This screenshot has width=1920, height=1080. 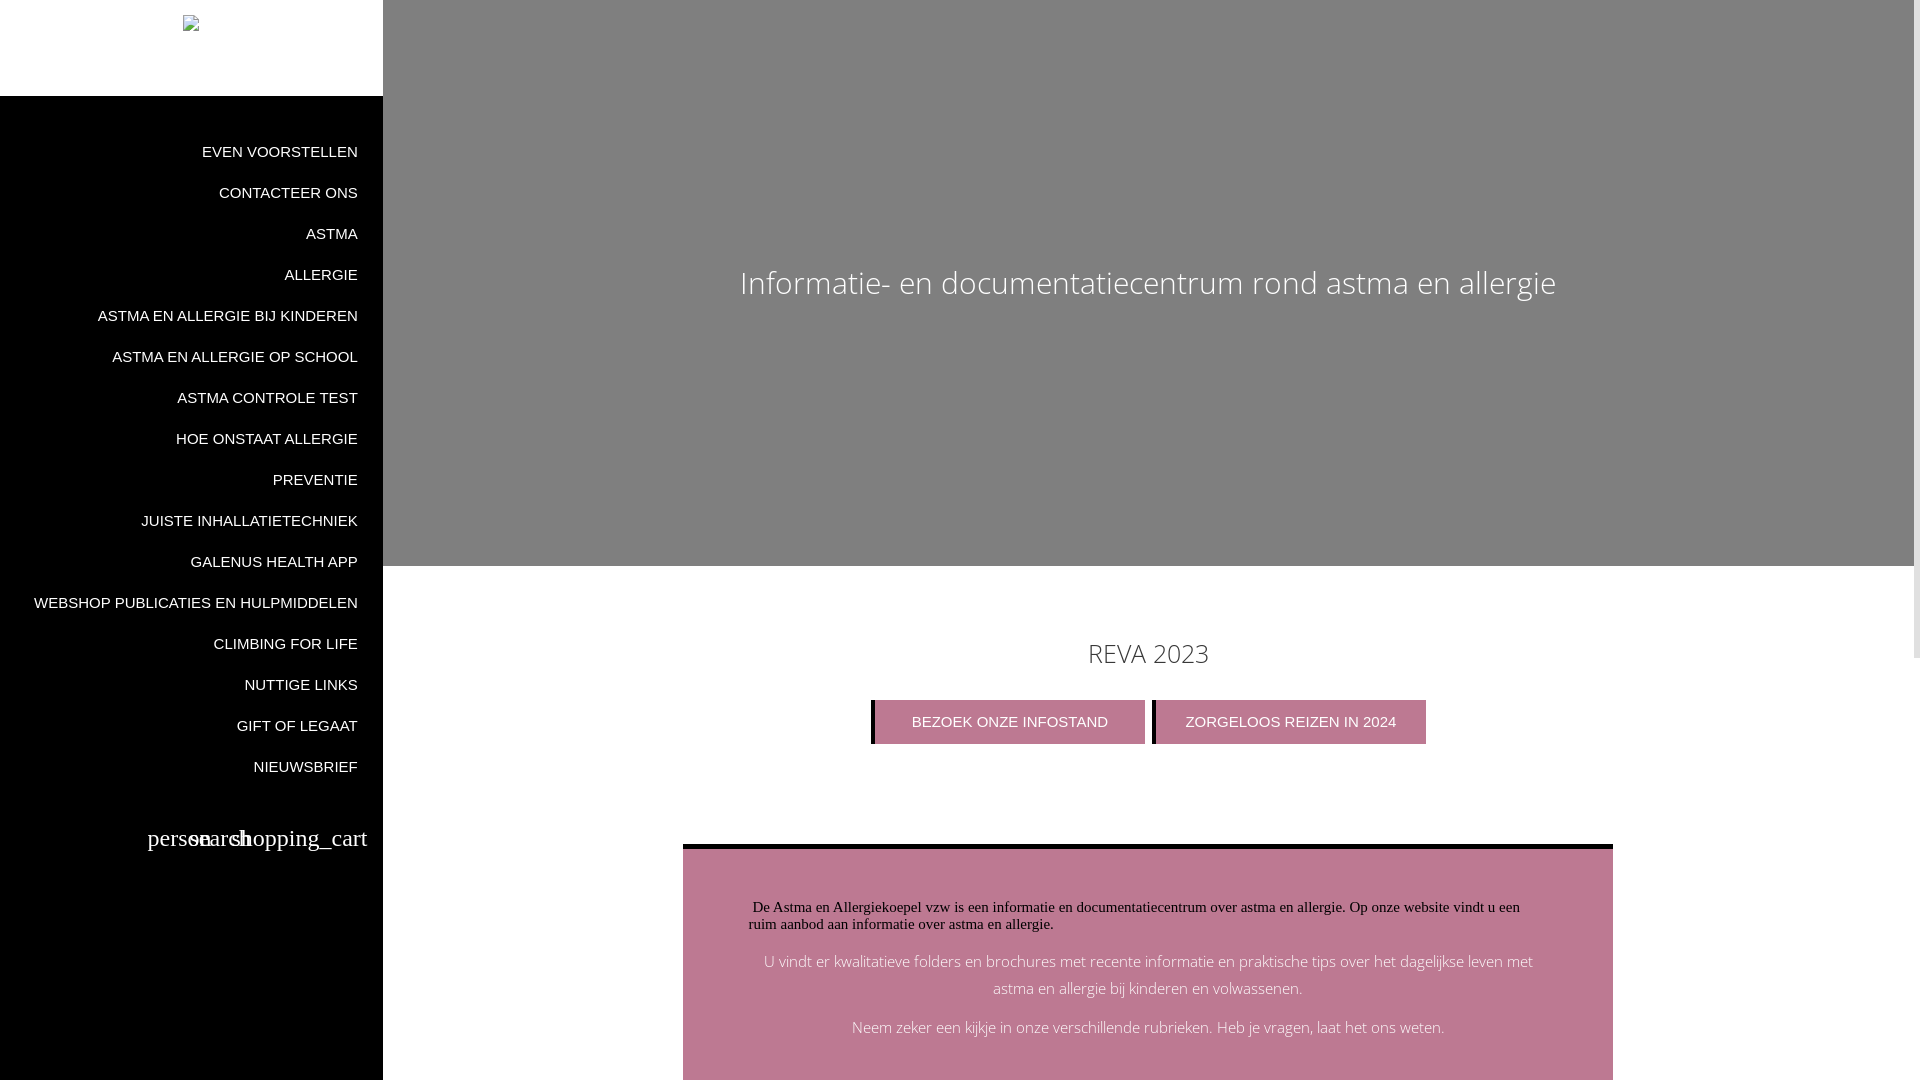 I want to click on 'ASTMA EN ALLERGIE BIJ KINDEREN', so click(x=191, y=315).